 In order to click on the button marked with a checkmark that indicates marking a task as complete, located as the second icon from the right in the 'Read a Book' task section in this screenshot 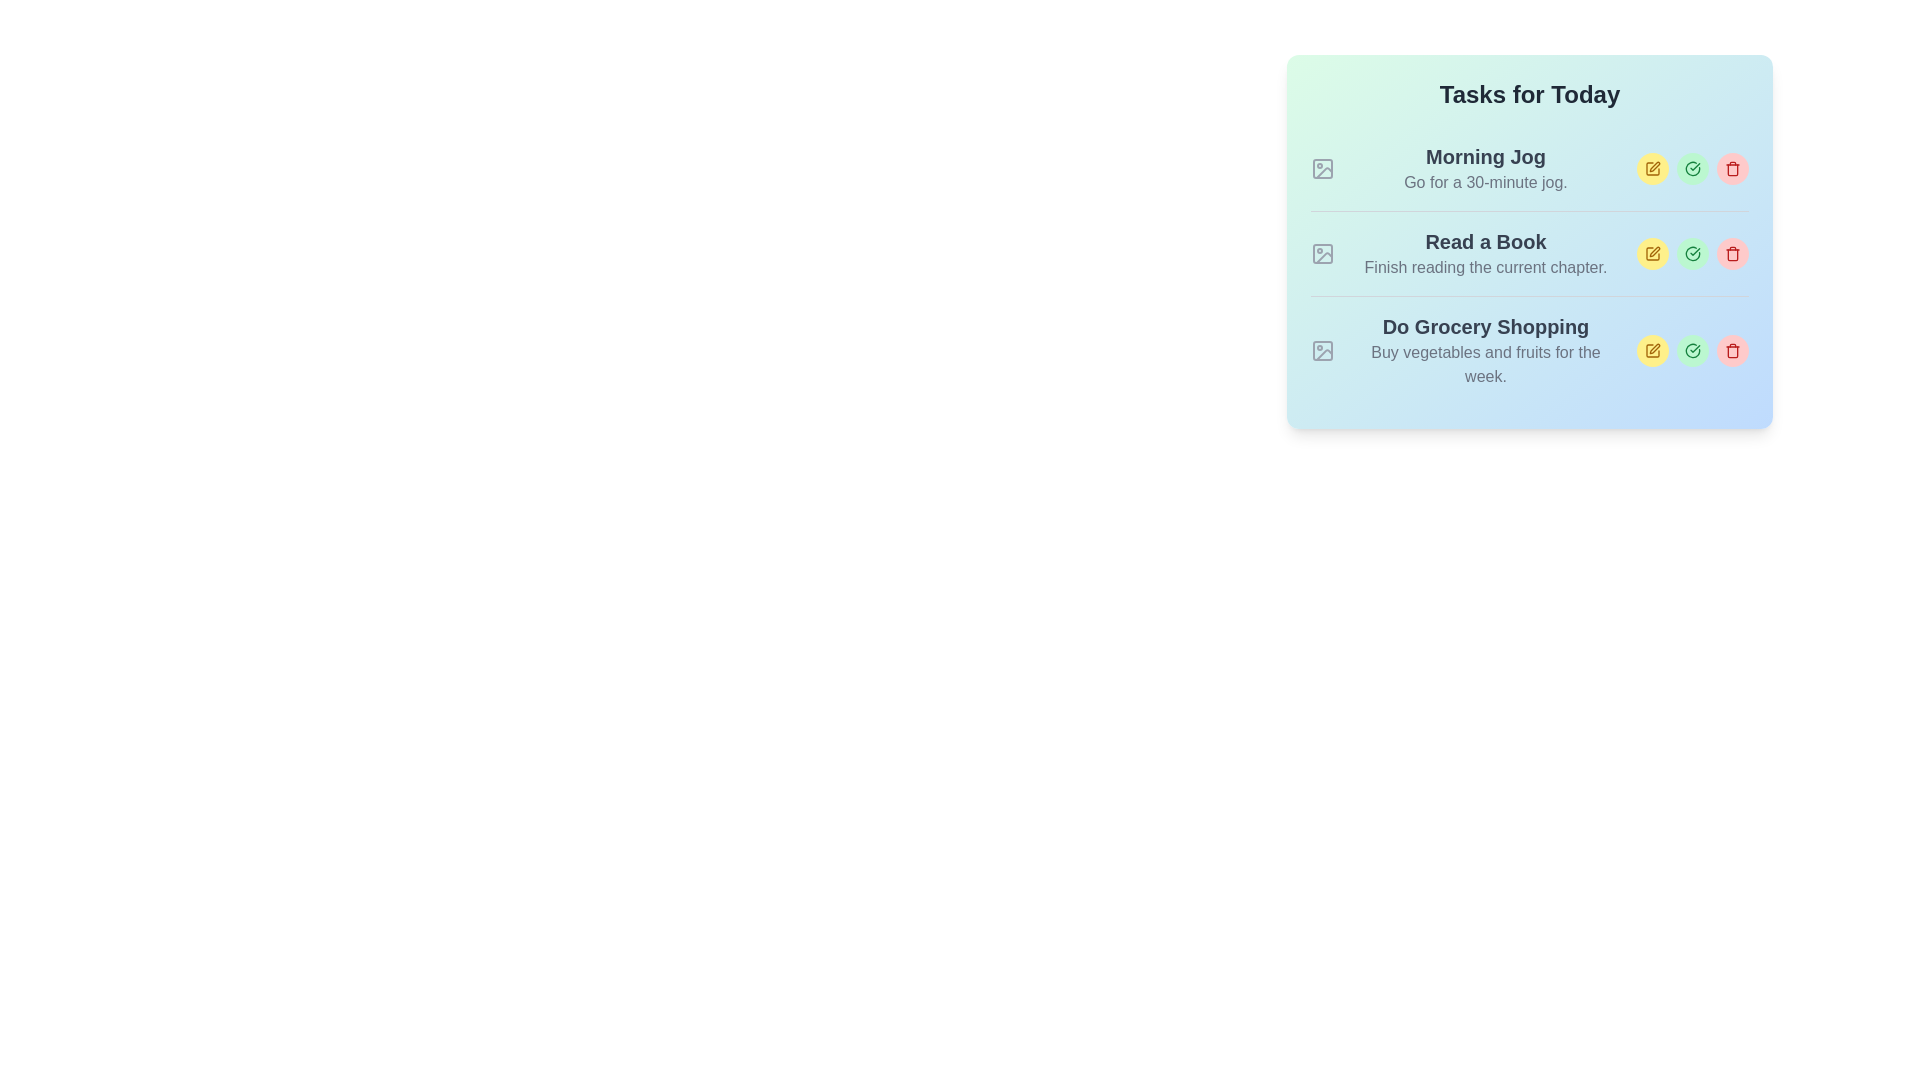, I will do `click(1692, 253)`.